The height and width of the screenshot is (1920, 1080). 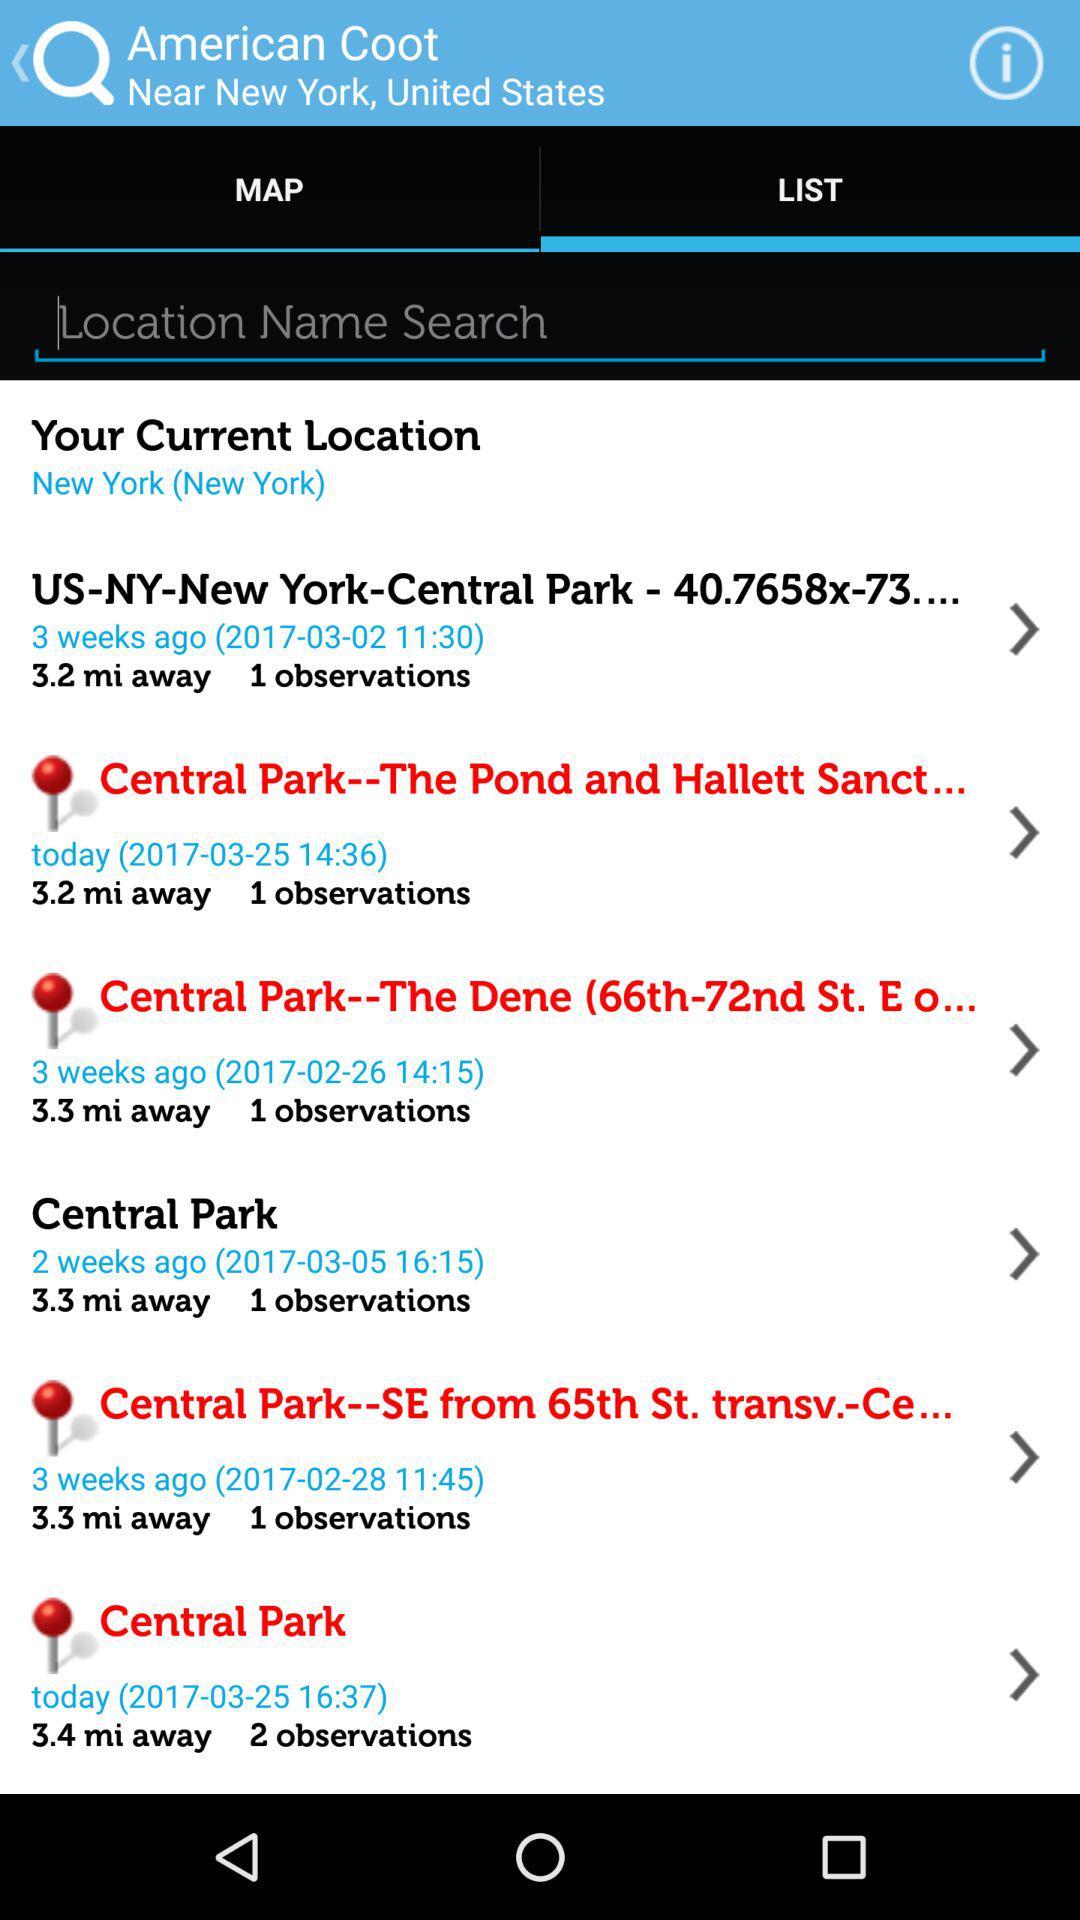 What do you see at coordinates (540, 322) in the screenshot?
I see `the text which says location name search` at bounding box center [540, 322].